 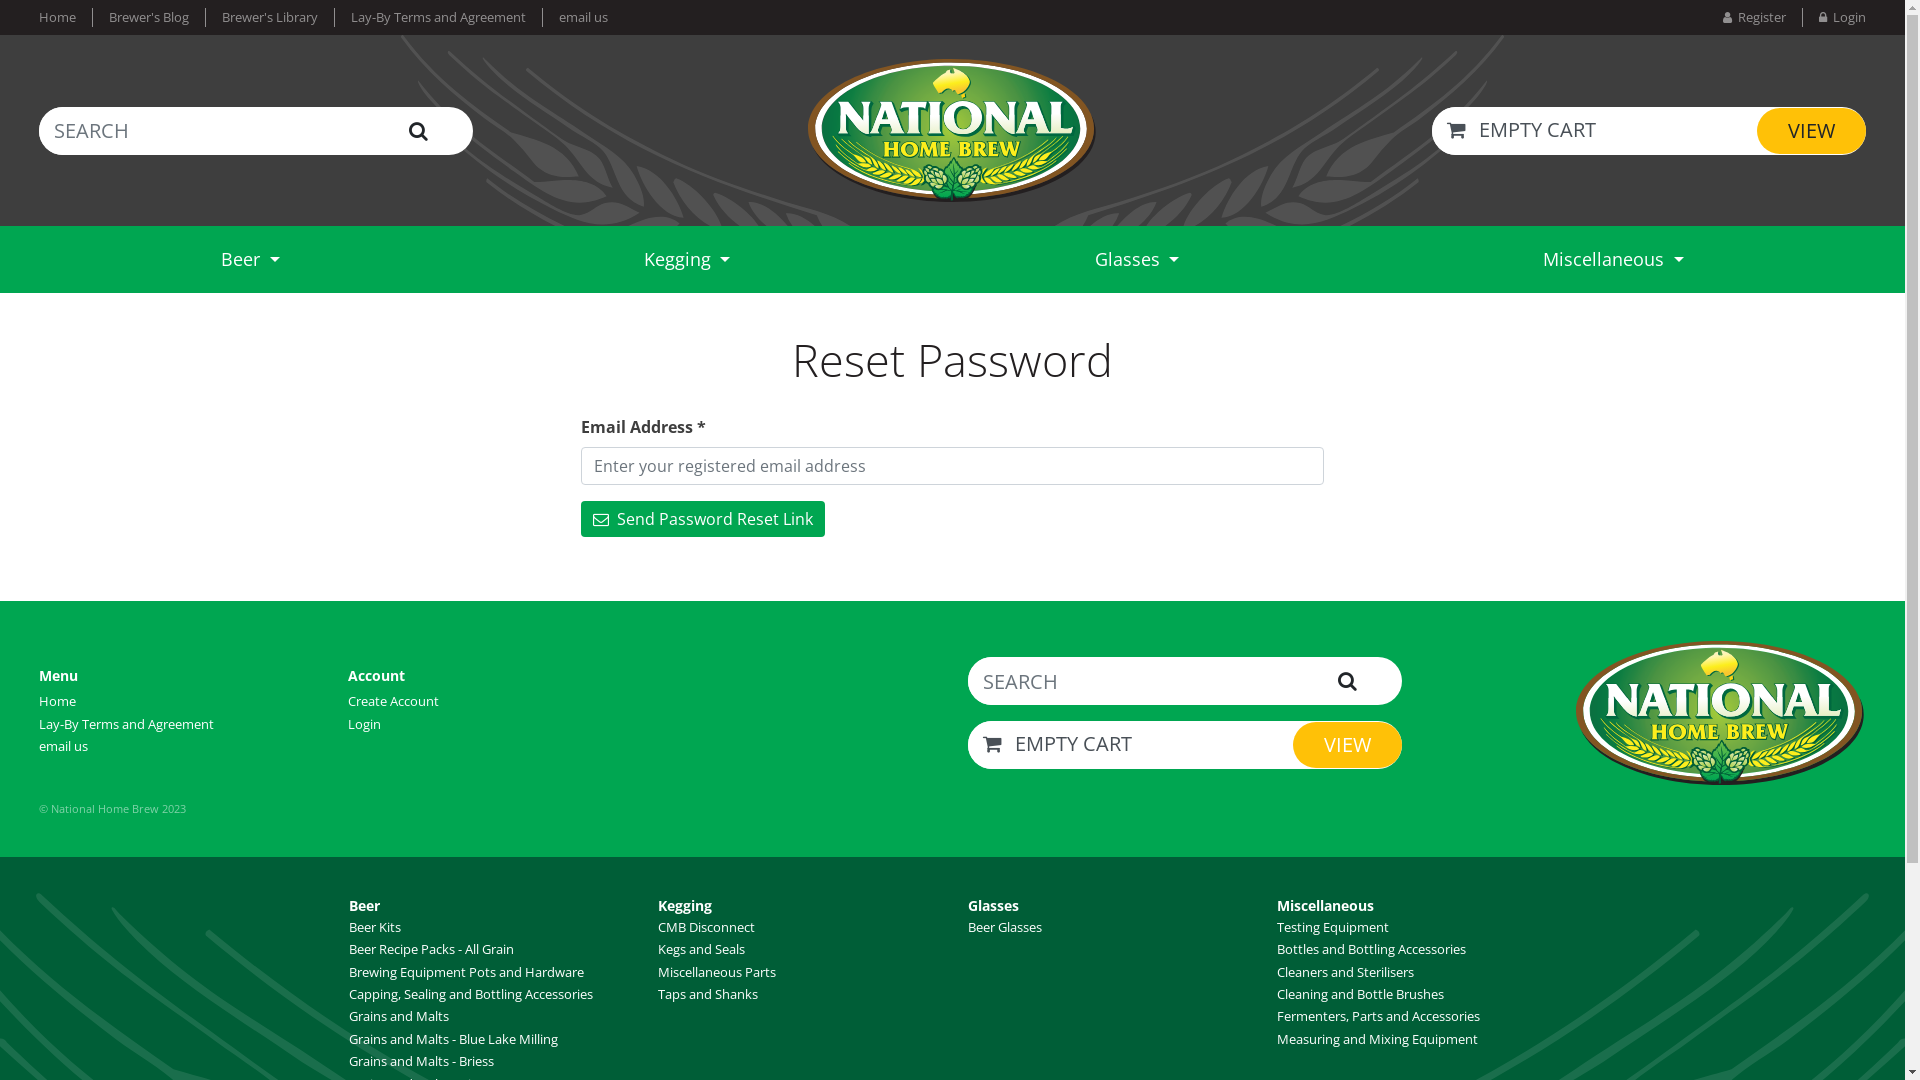 What do you see at coordinates (1275, 926) in the screenshot?
I see `'Testing Equipment'` at bounding box center [1275, 926].